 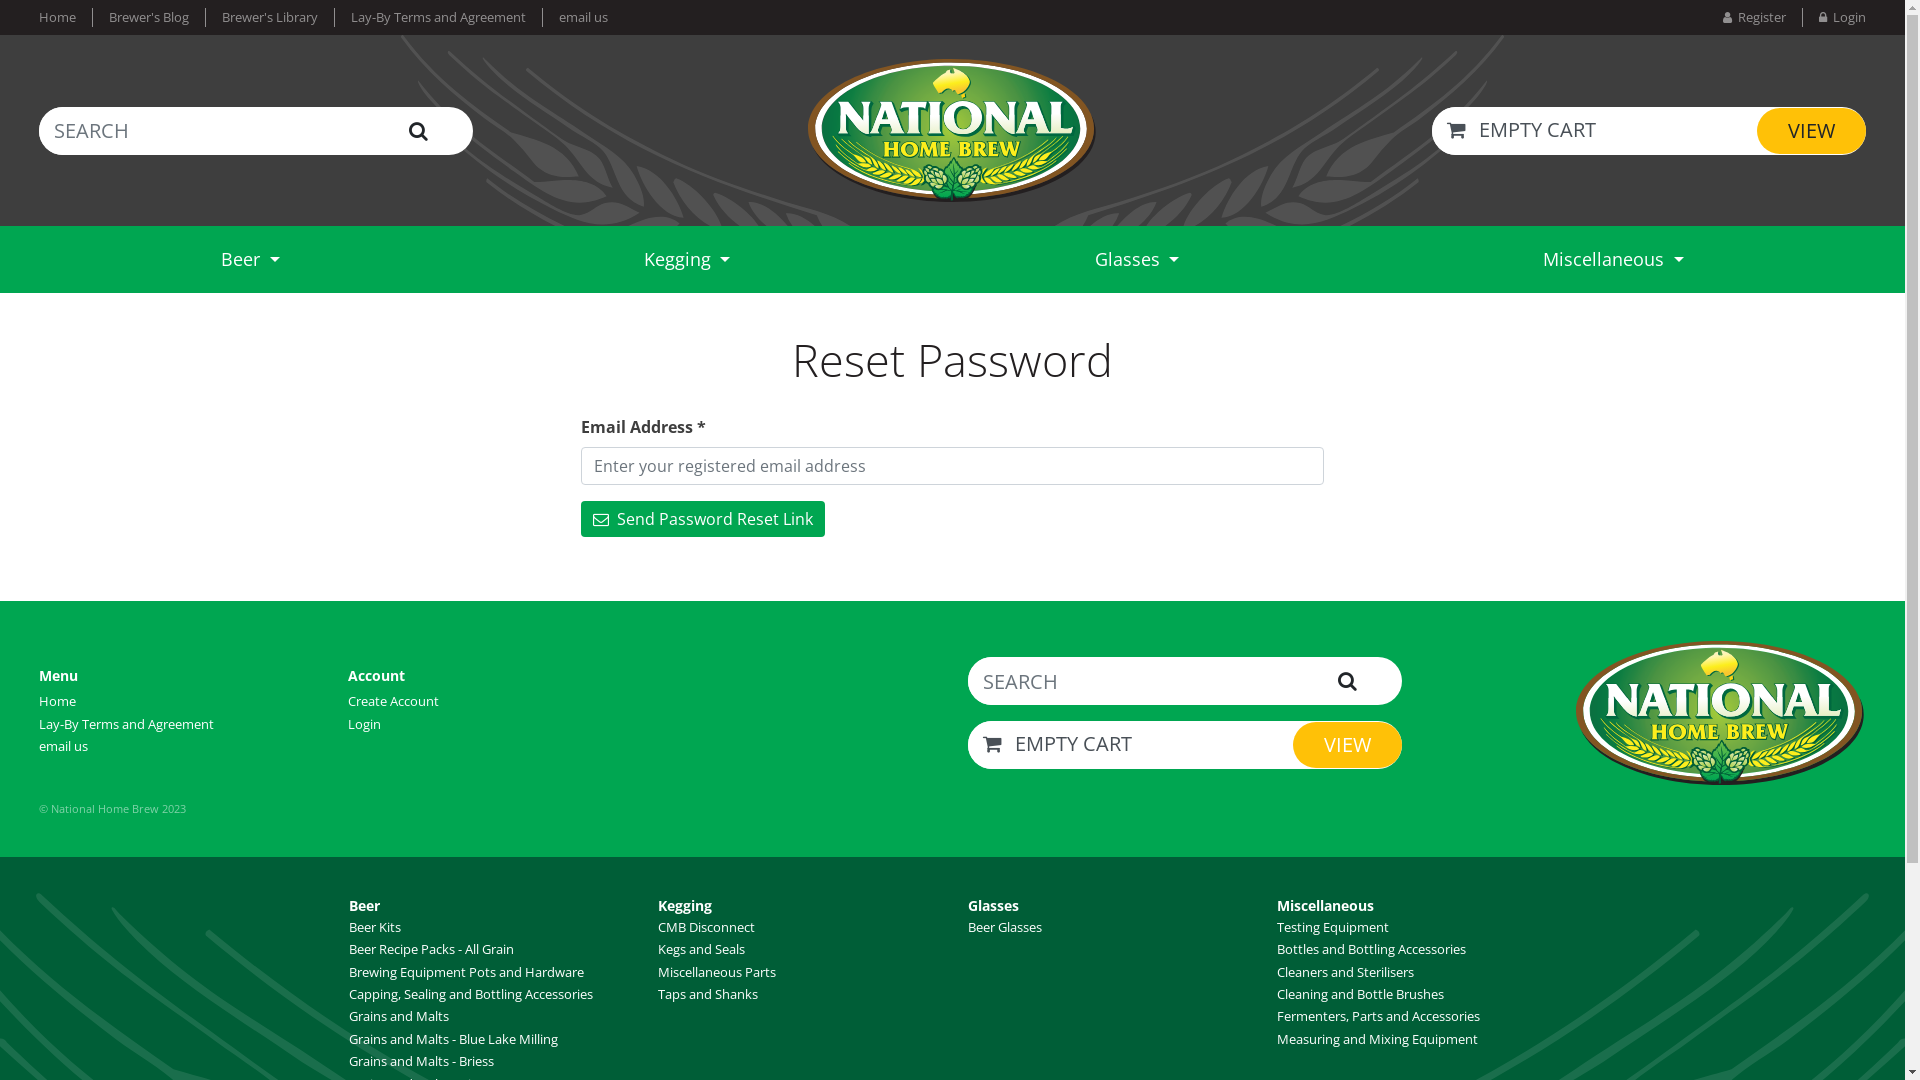 What do you see at coordinates (1275, 926) in the screenshot?
I see `'Testing Equipment'` at bounding box center [1275, 926].